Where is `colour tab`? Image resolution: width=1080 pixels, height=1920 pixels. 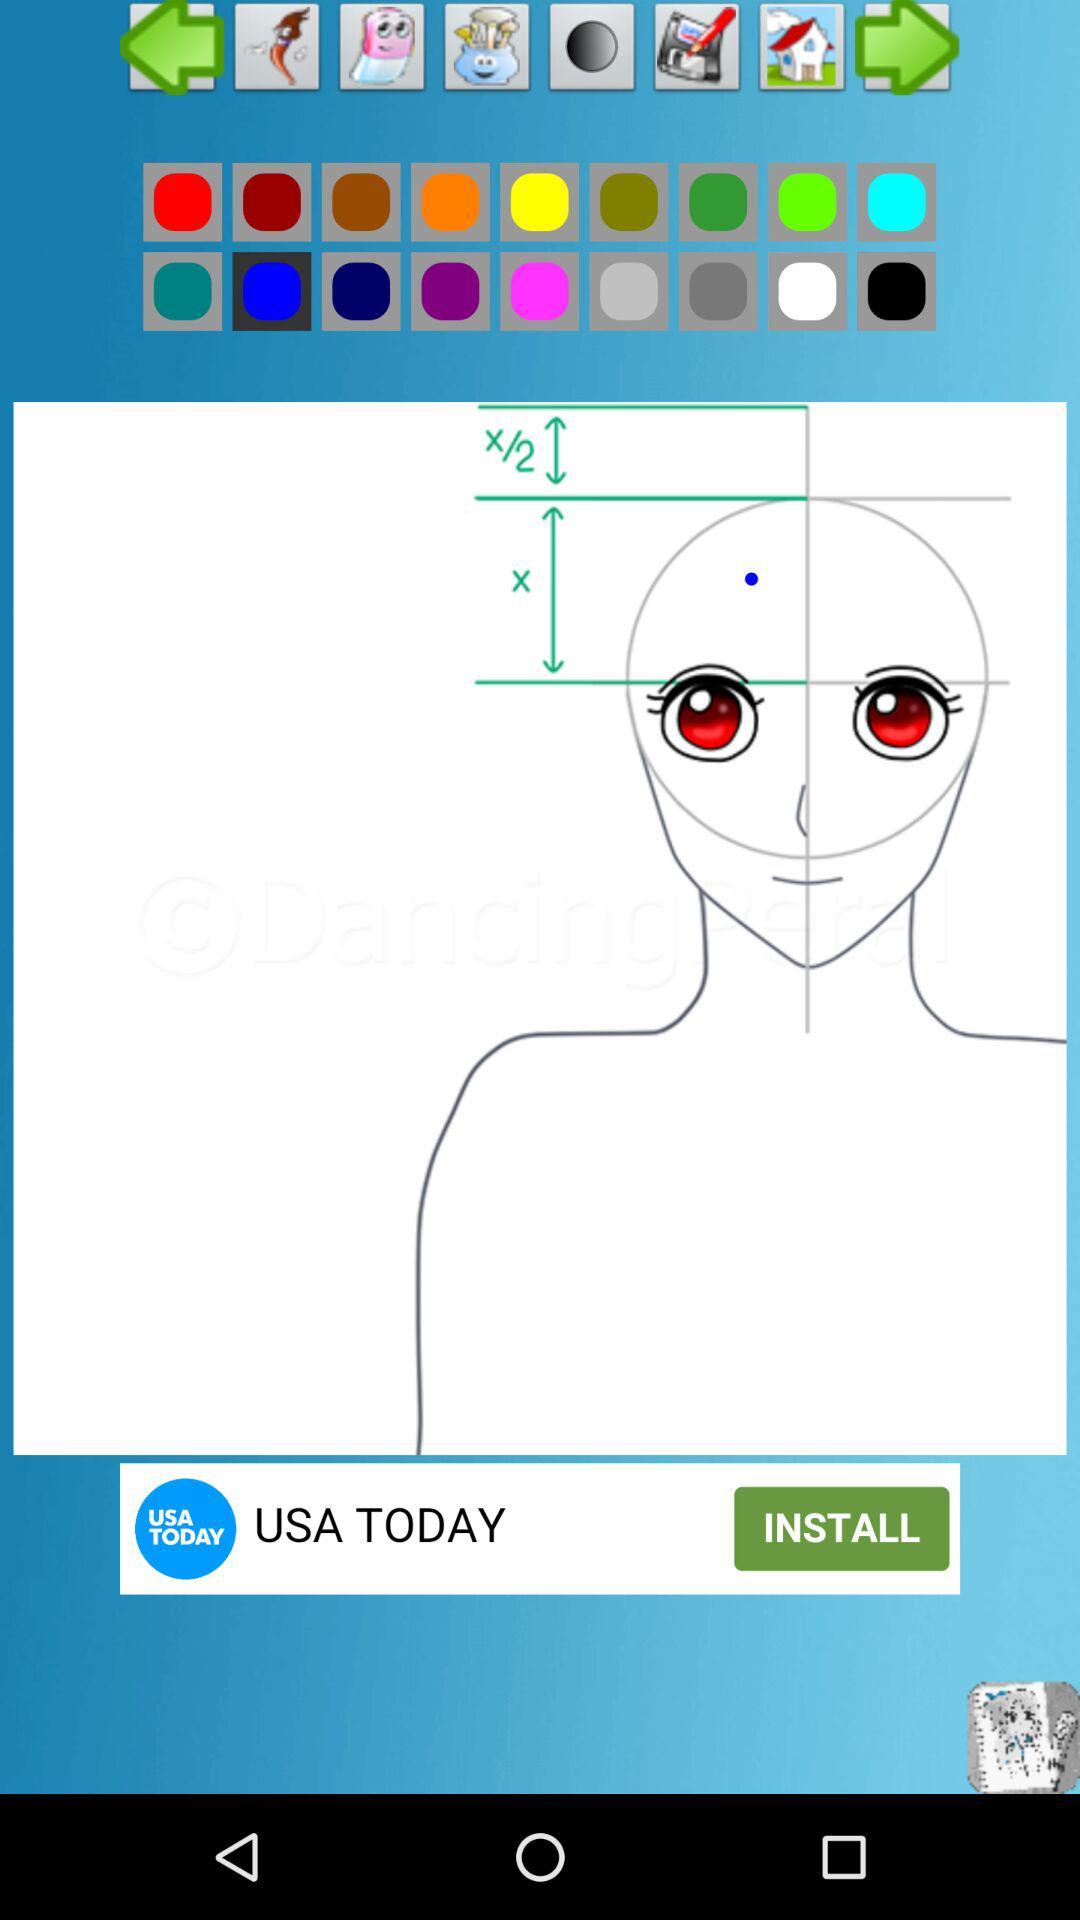
colour tab is located at coordinates (895, 202).